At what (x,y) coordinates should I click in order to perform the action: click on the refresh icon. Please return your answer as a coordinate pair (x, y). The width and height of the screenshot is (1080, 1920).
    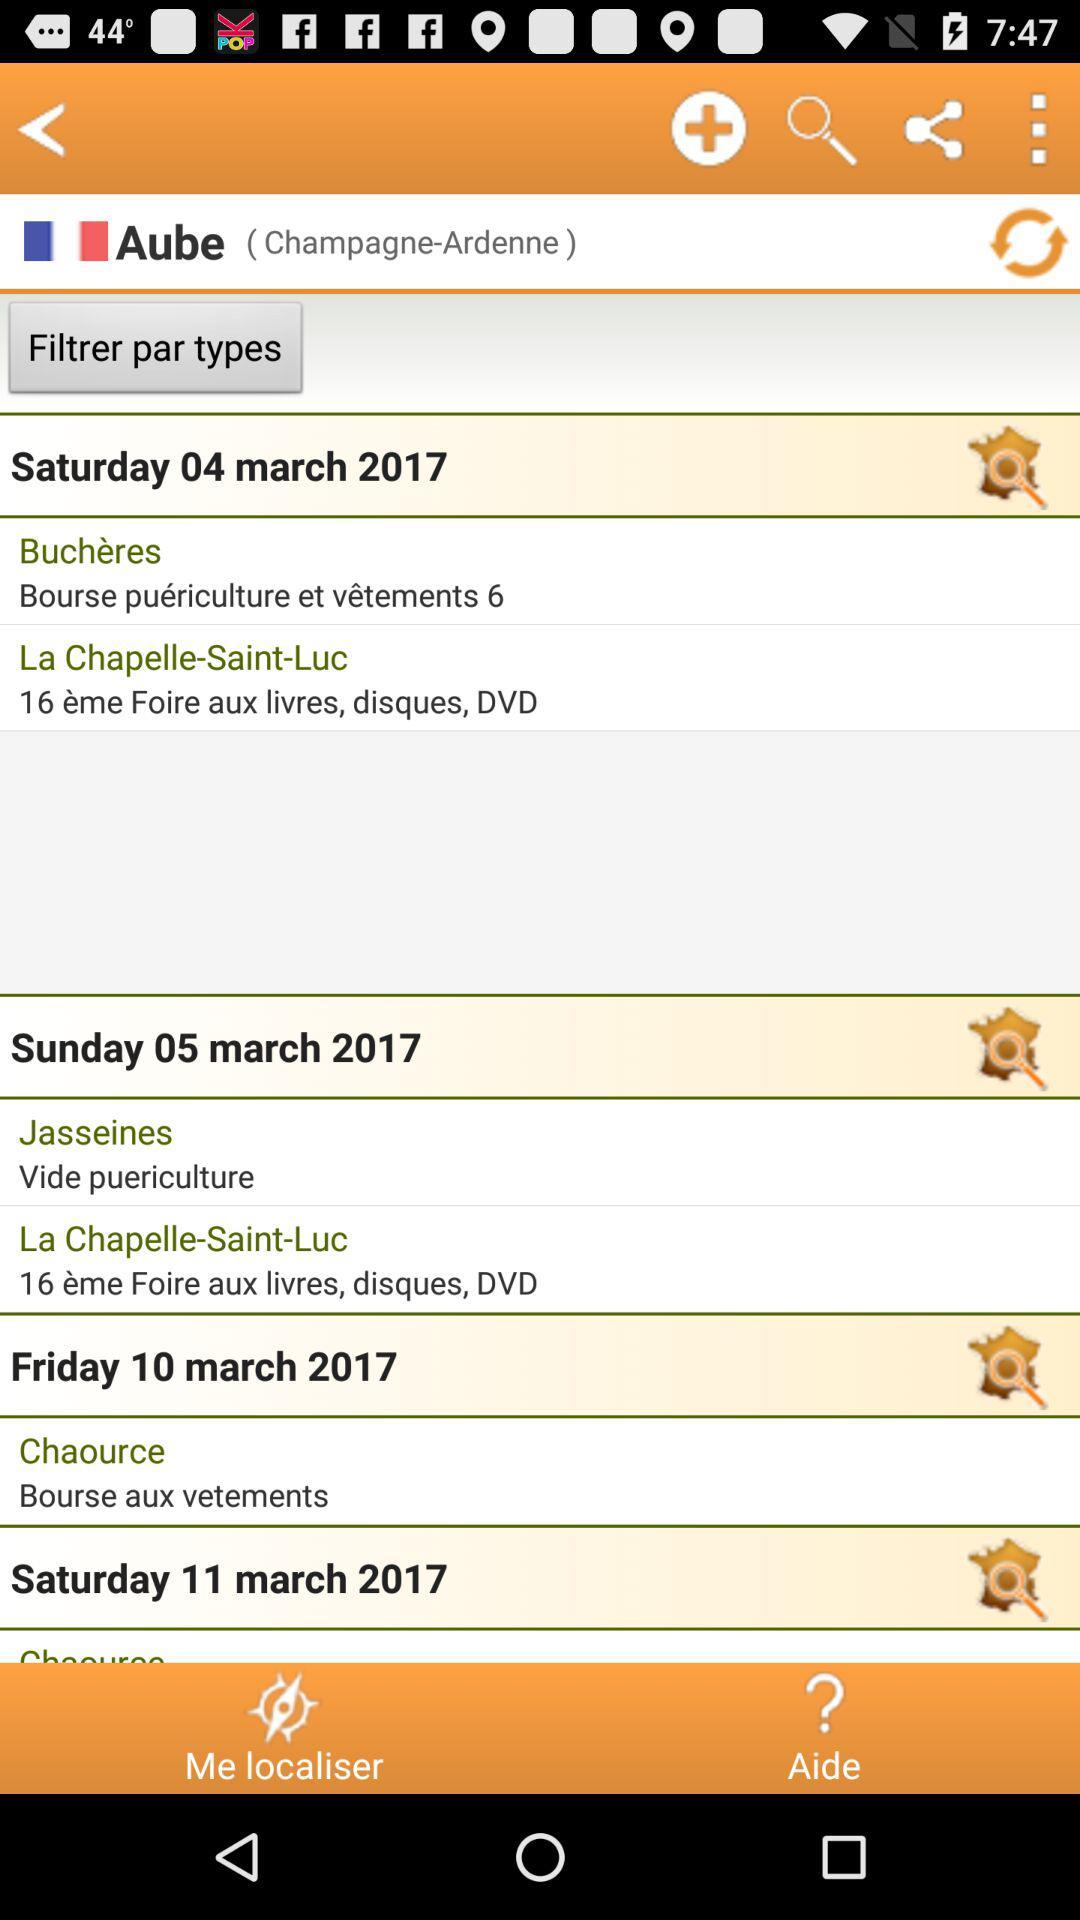
    Looking at the image, I should click on (1027, 257).